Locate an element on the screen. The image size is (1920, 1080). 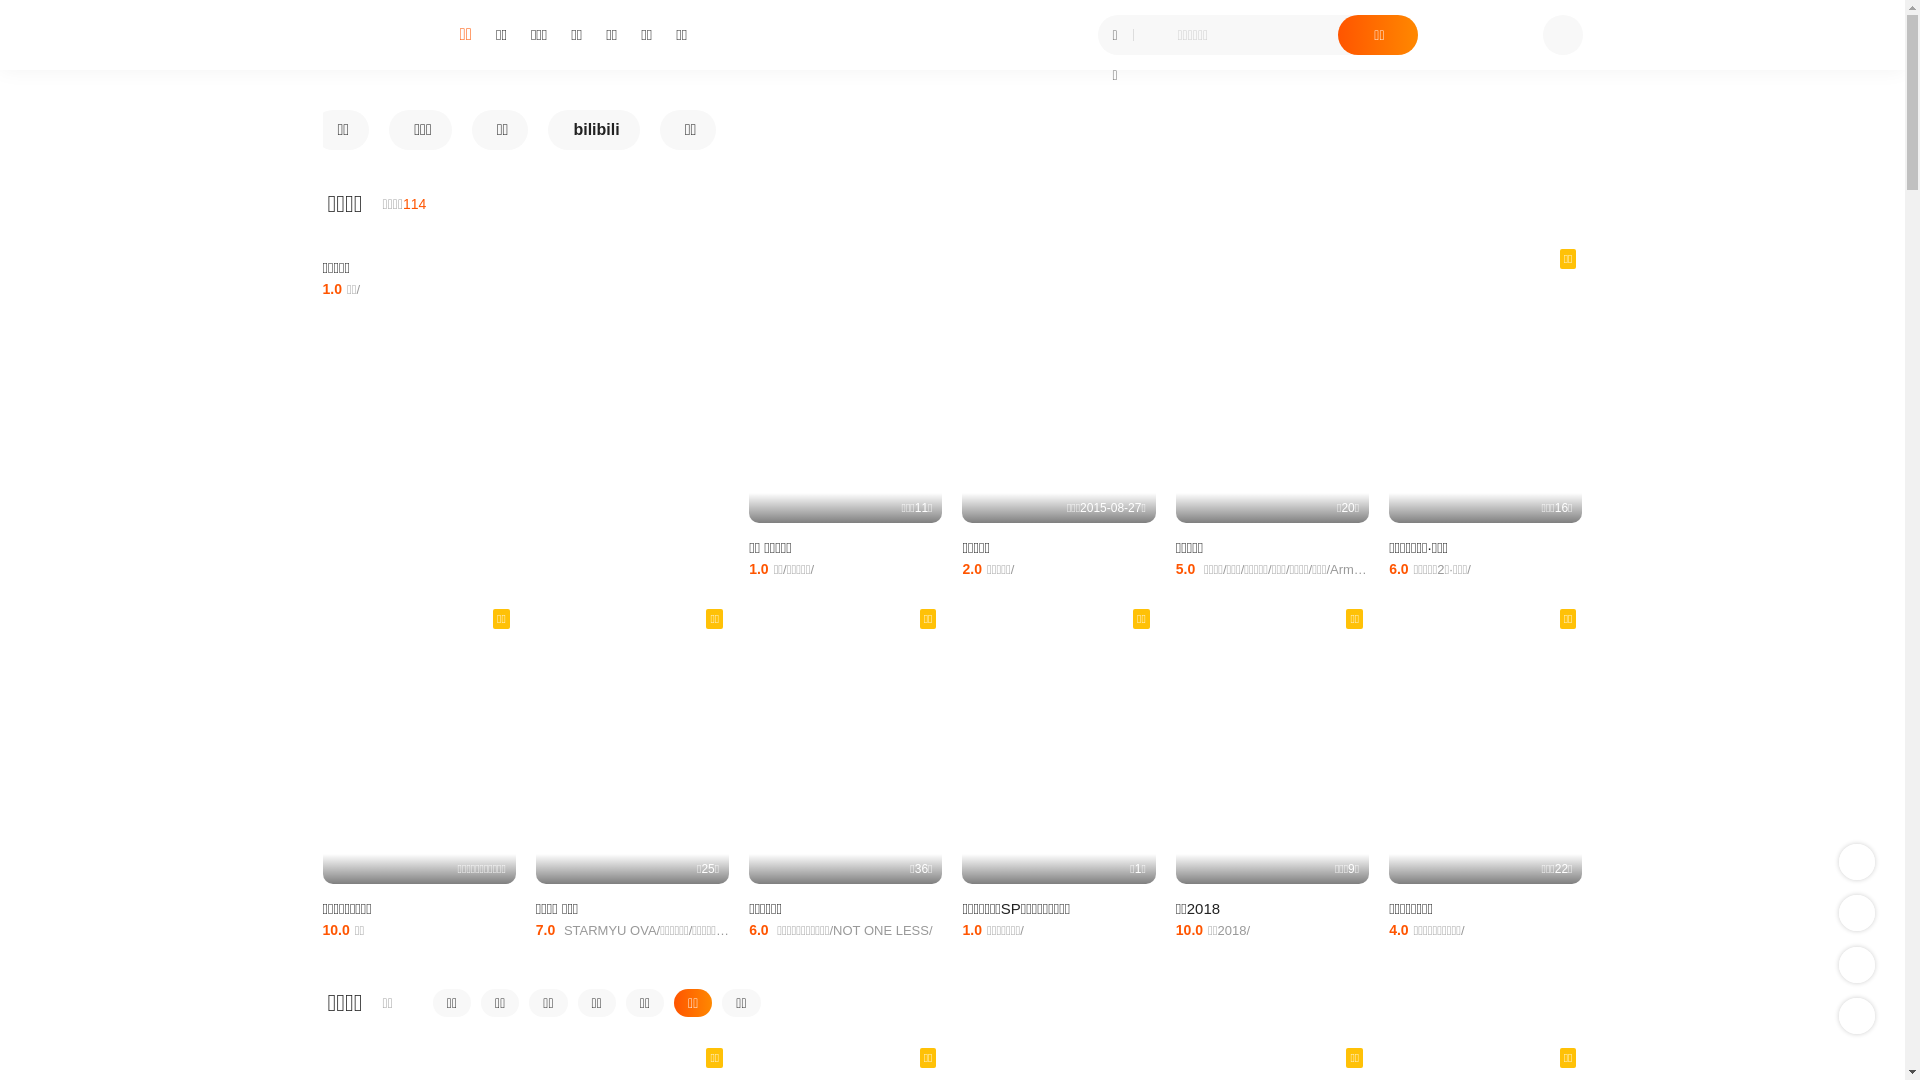
'bilibili' is located at coordinates (592, 130).